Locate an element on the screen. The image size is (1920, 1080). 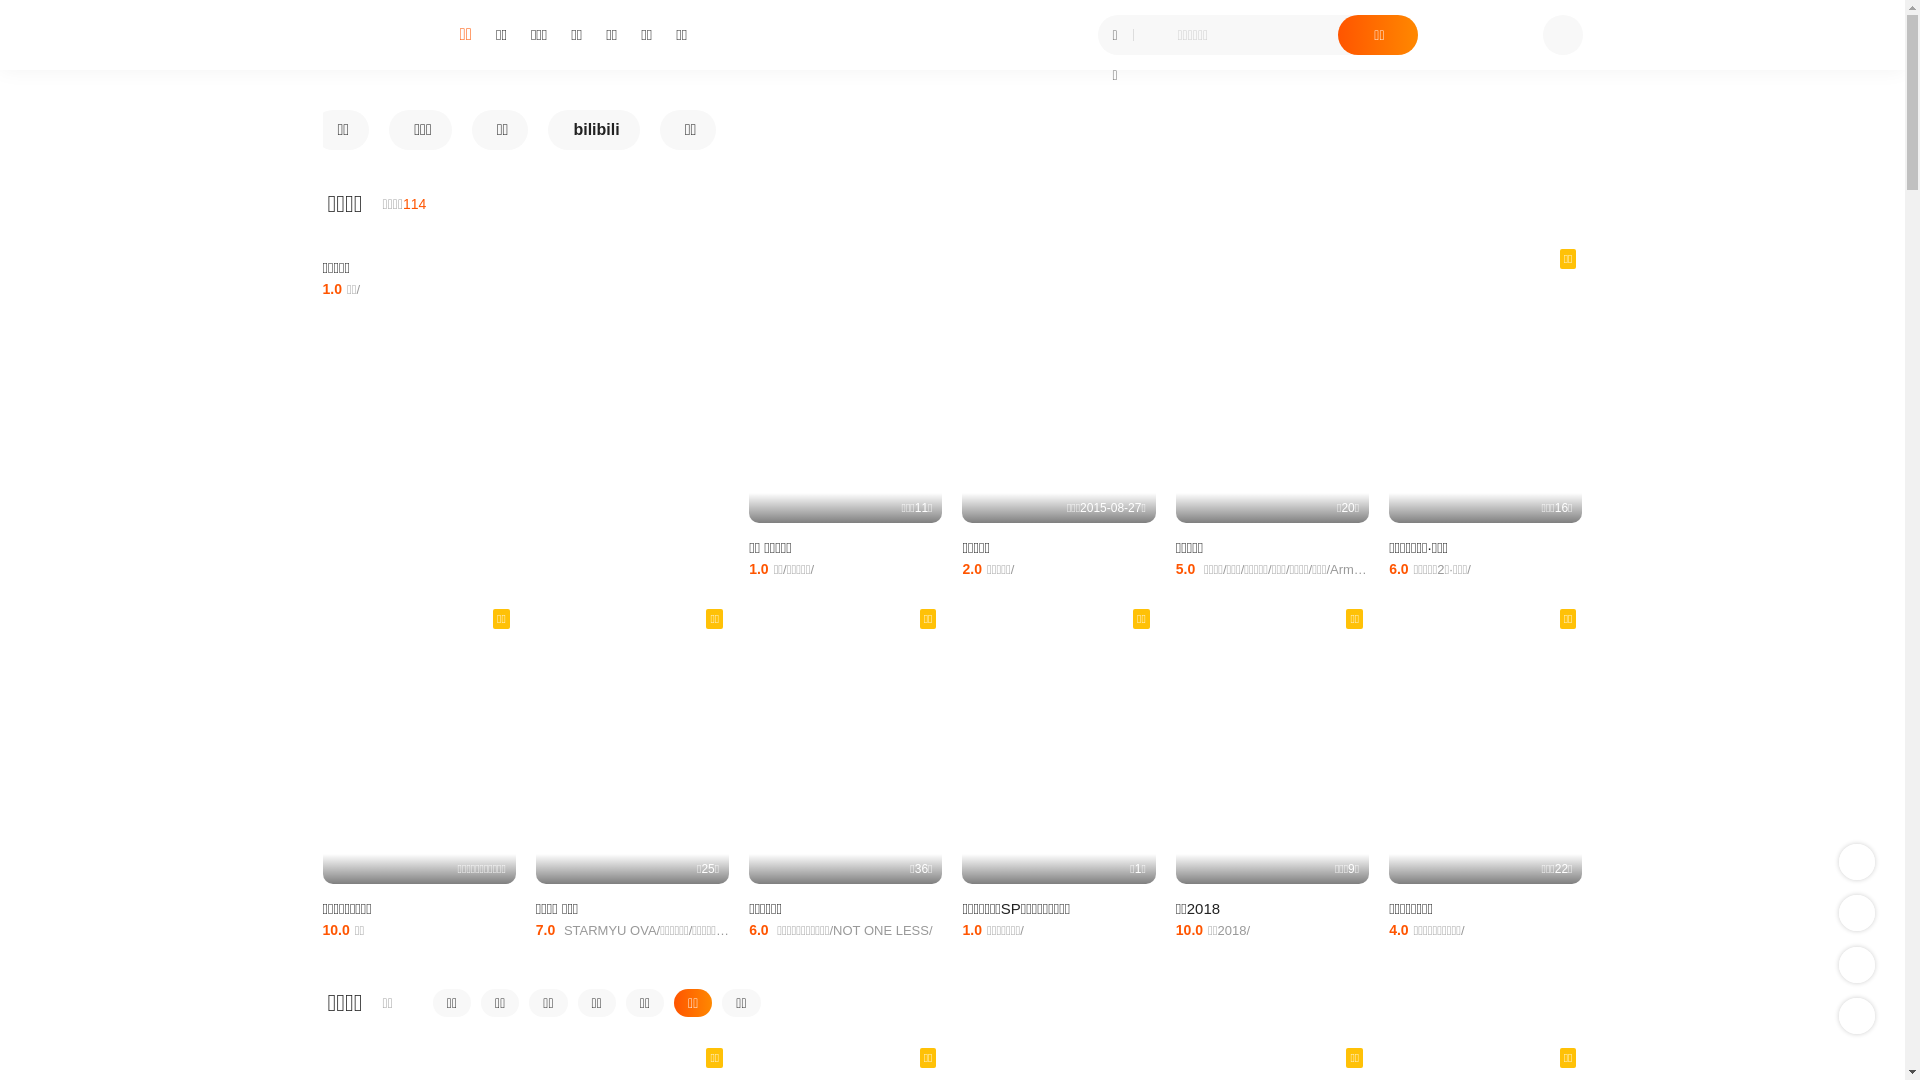
'bilibili' is located at coordinates (592, 130).